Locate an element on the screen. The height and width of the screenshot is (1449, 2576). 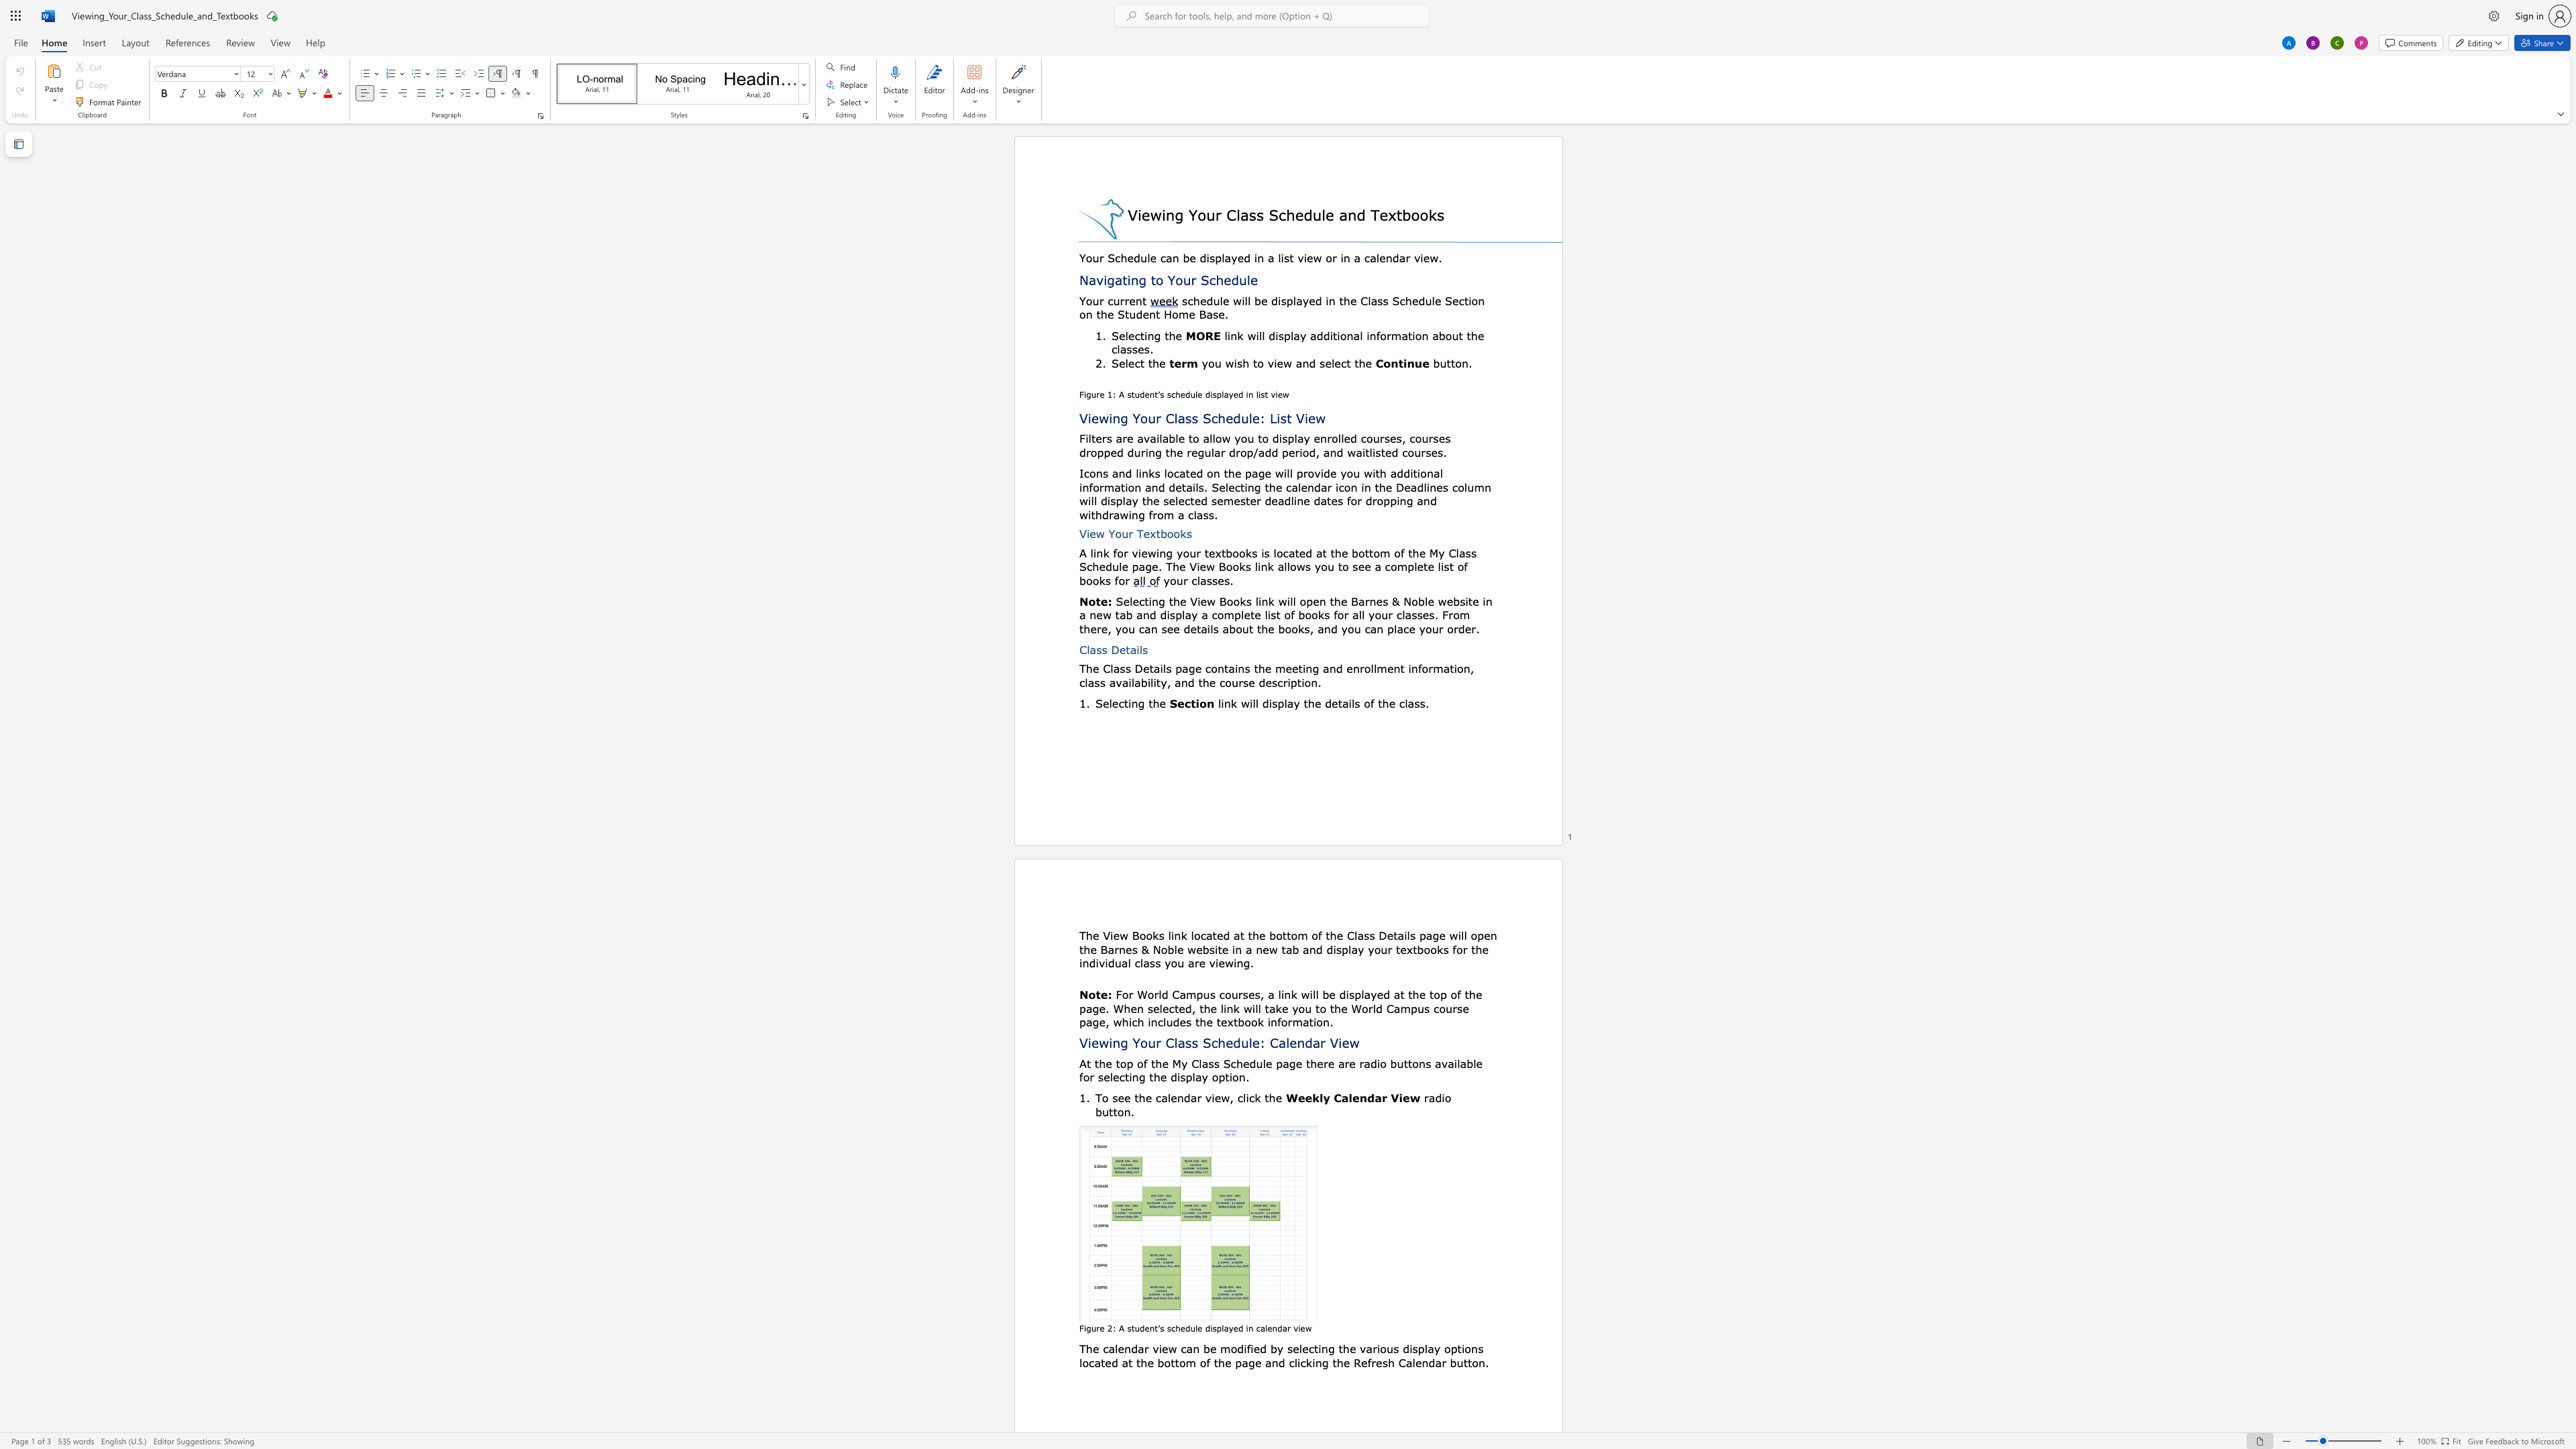
the 1th character "Y" in the text is located at coordinates (1171, 279).